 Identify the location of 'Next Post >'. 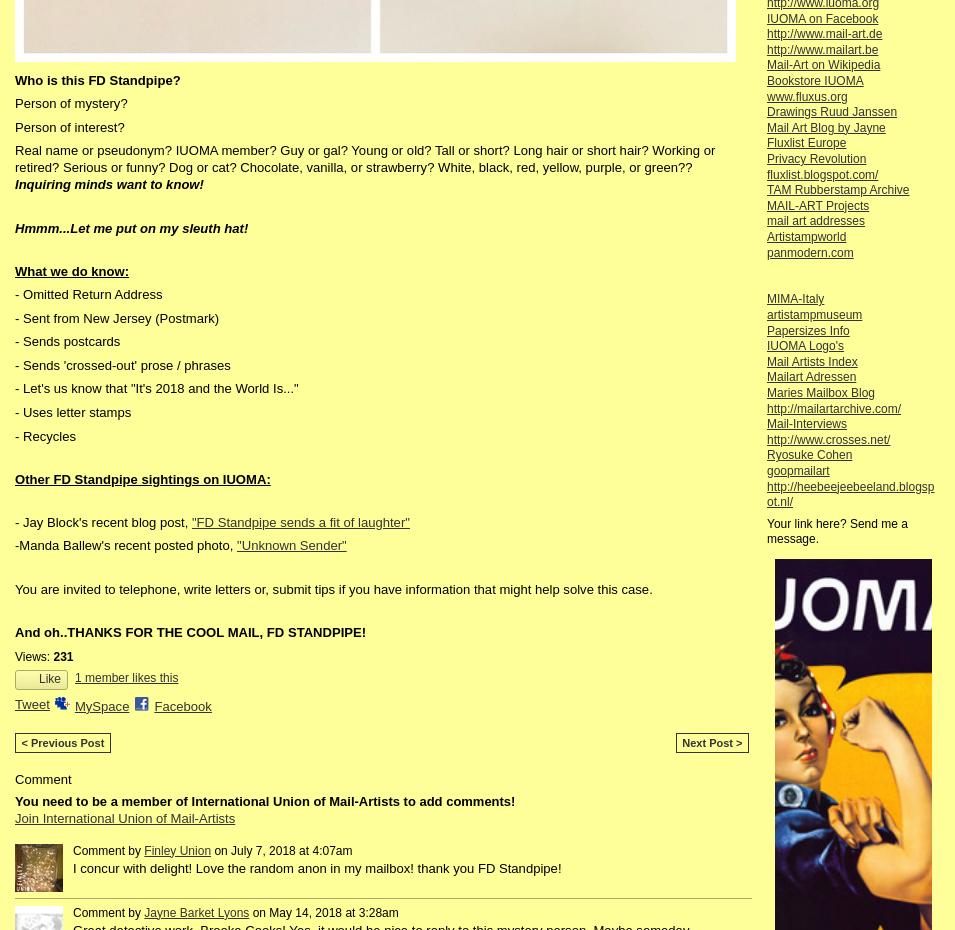
(710, 741).